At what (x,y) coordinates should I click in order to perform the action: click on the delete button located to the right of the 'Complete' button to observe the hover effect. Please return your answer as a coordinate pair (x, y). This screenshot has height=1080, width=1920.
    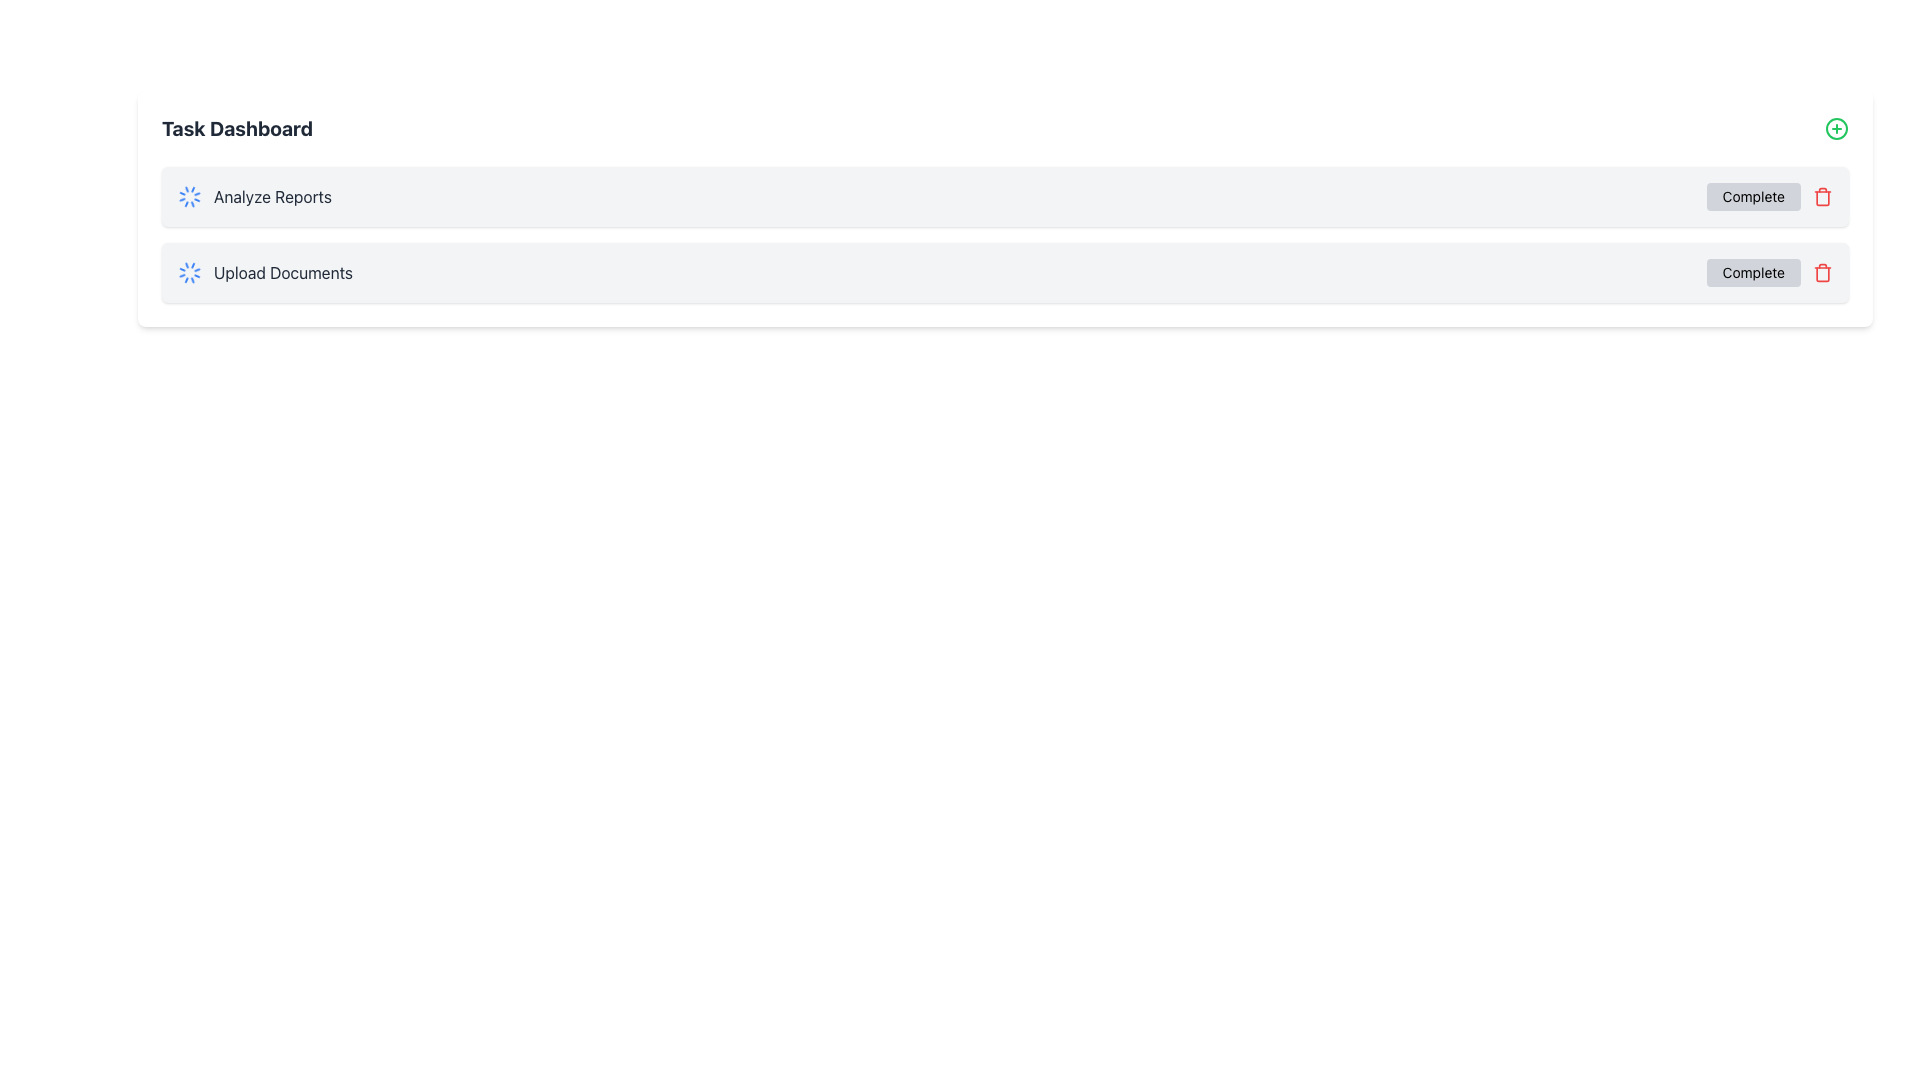
    Looking at the image, I should click on (1823, 273).